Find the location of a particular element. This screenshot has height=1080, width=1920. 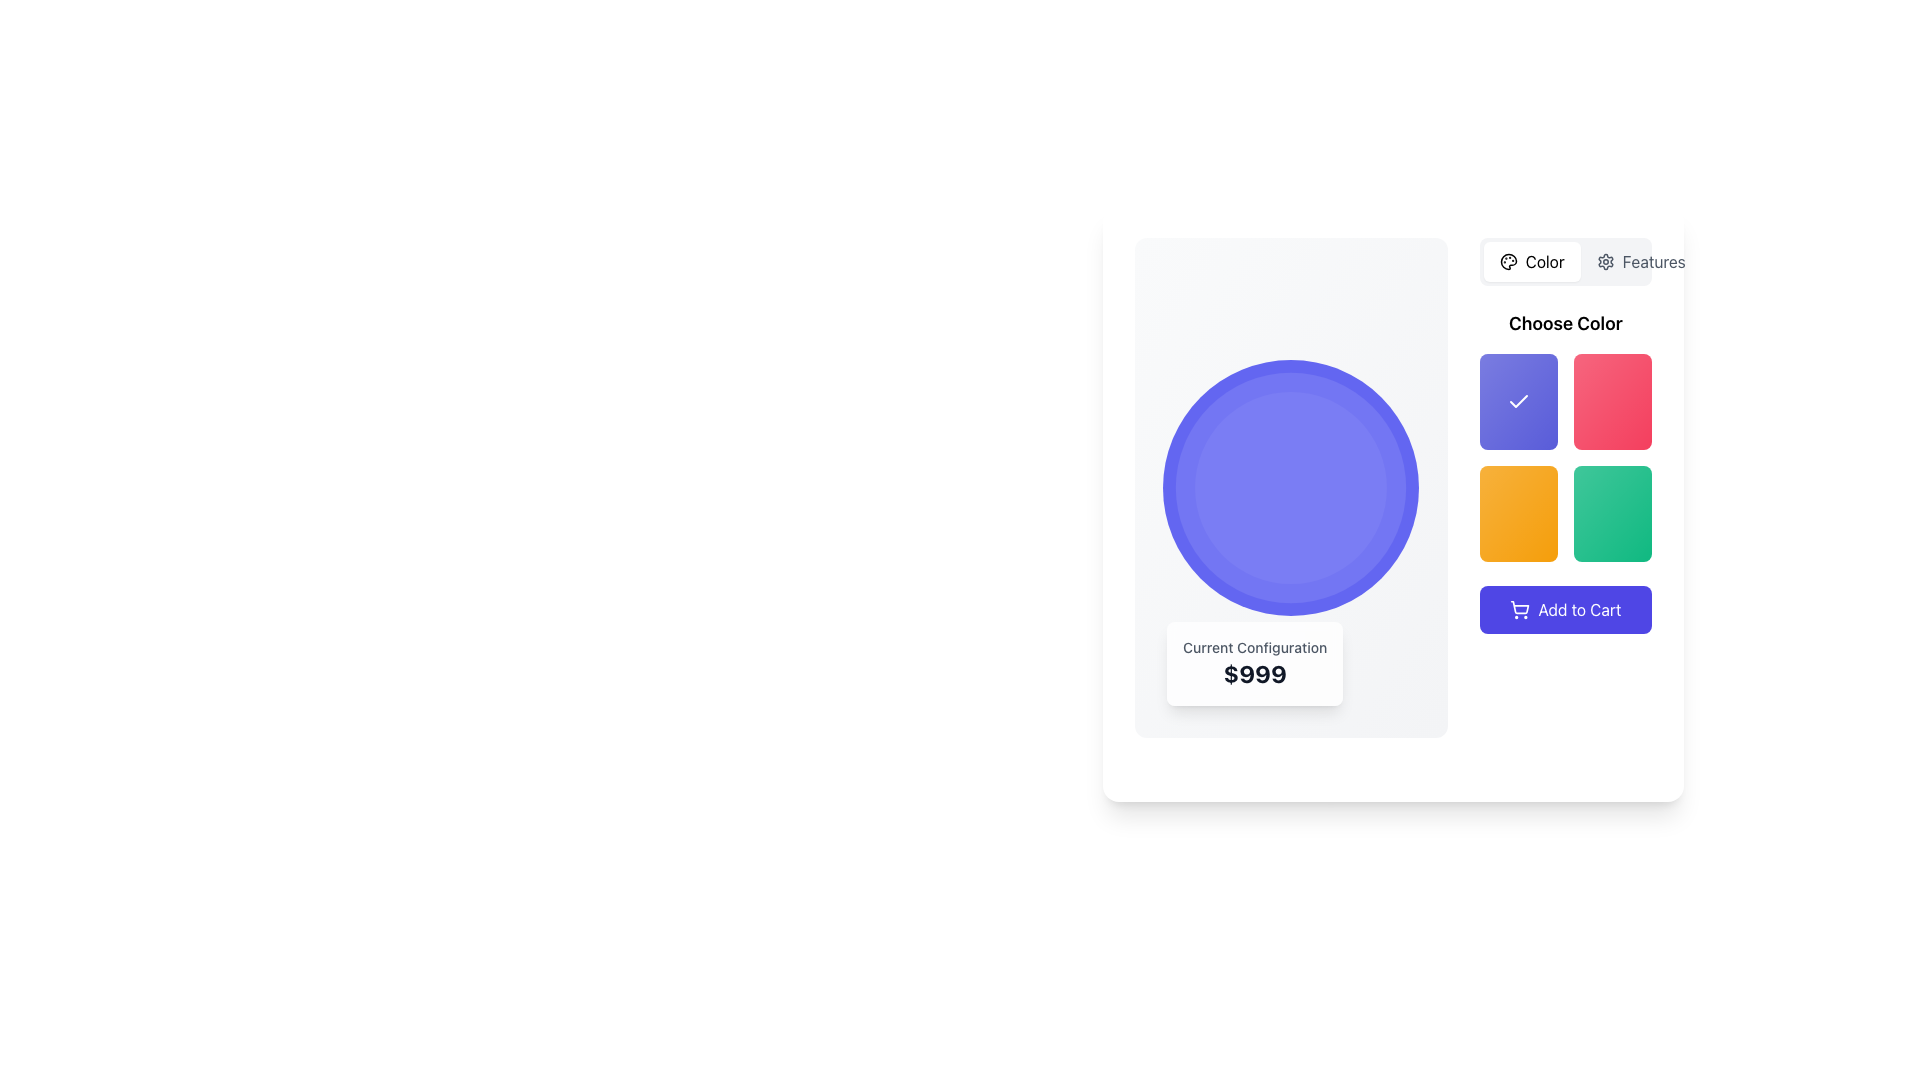

a color block in the interactive color selection grid labeled 'Choose Color' for touch devices is located at coordinates (1564, 434).